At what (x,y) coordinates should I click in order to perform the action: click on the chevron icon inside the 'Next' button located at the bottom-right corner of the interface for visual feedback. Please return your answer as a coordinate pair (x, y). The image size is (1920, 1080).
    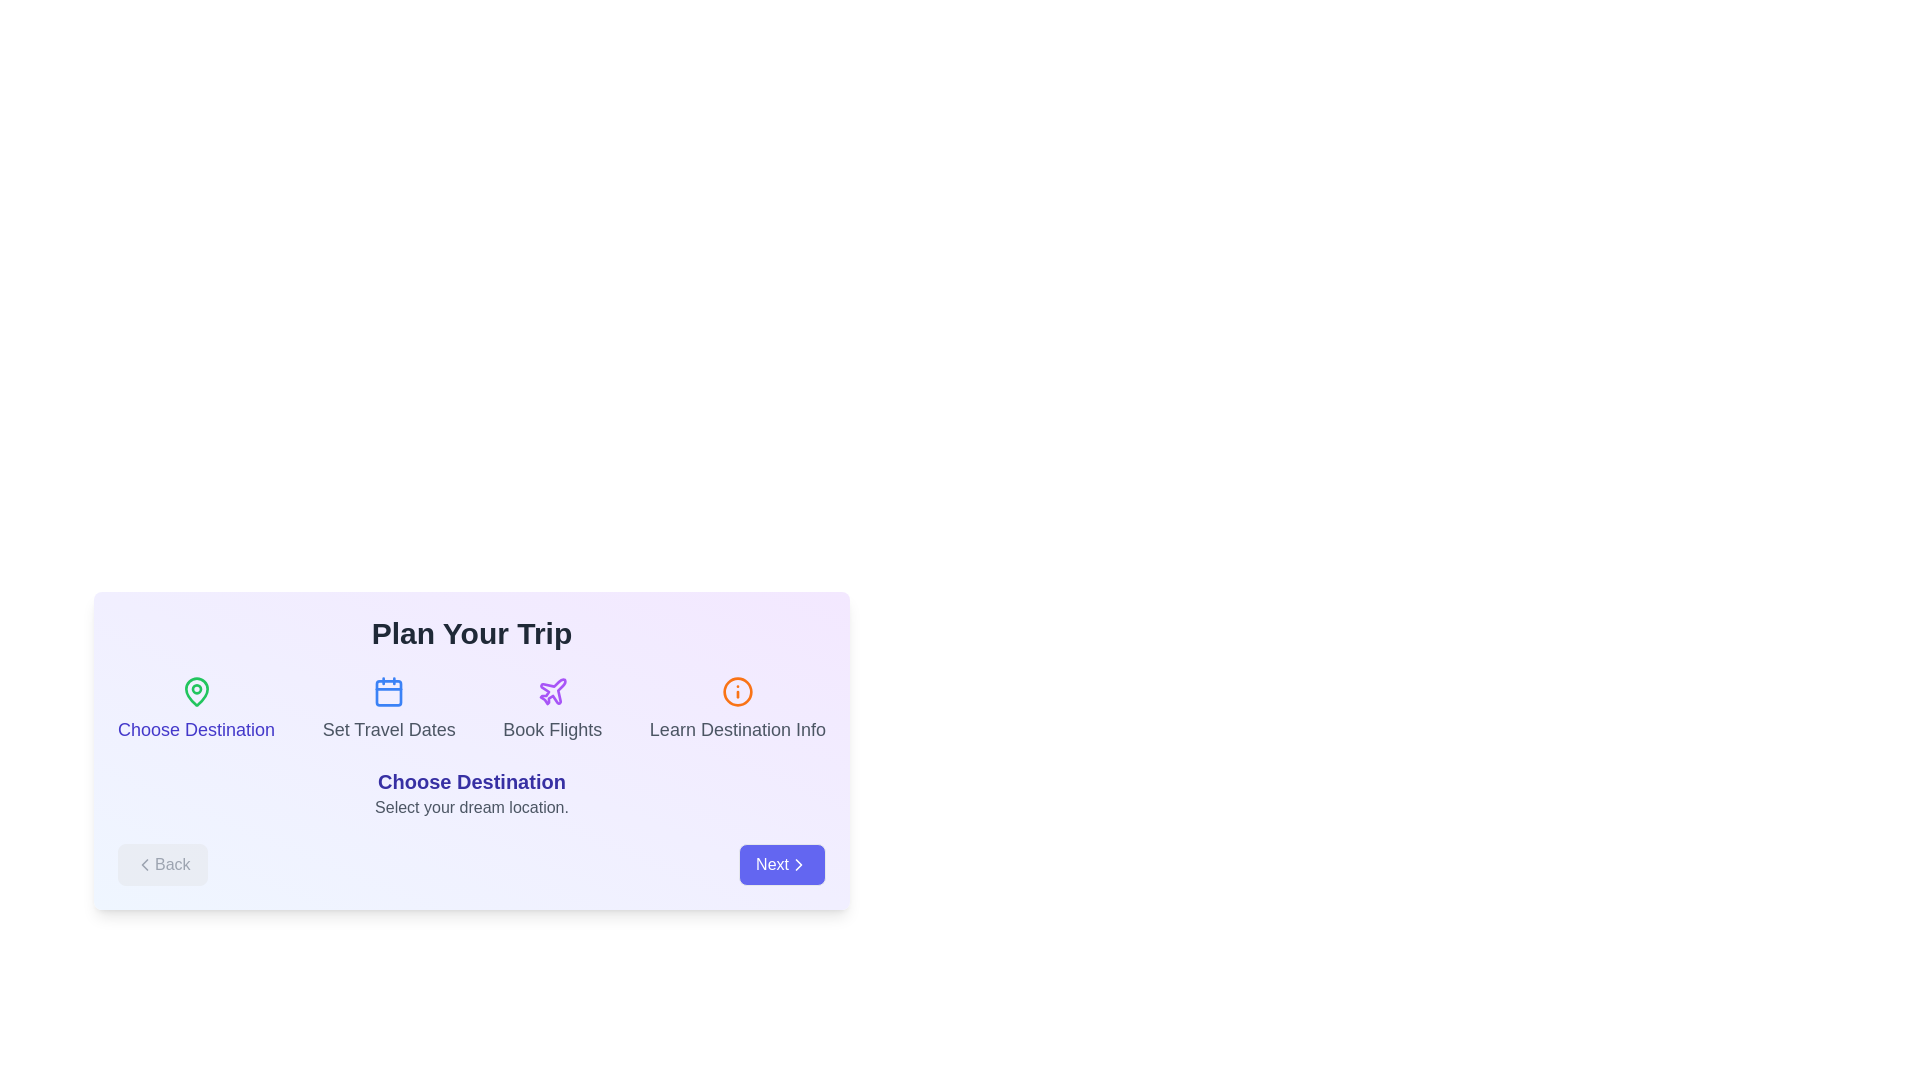
    Looking at the image, I should click on (797, 863).